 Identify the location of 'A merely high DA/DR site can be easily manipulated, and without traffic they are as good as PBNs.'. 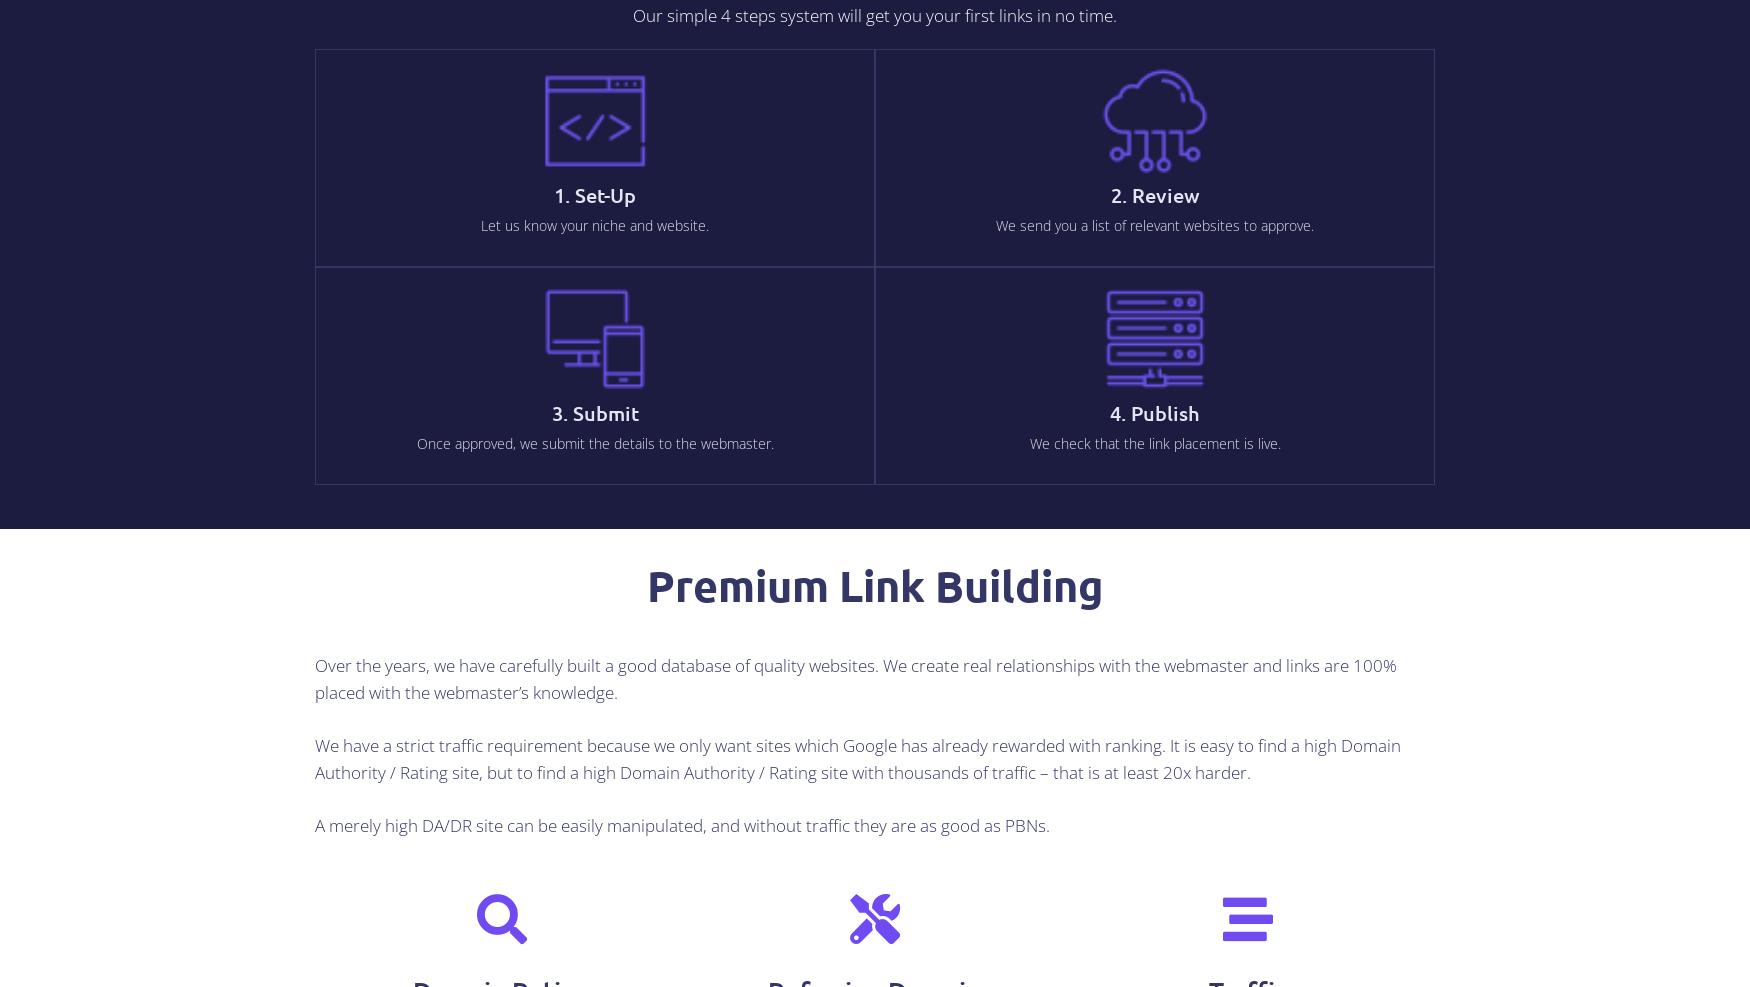
(315, 824).